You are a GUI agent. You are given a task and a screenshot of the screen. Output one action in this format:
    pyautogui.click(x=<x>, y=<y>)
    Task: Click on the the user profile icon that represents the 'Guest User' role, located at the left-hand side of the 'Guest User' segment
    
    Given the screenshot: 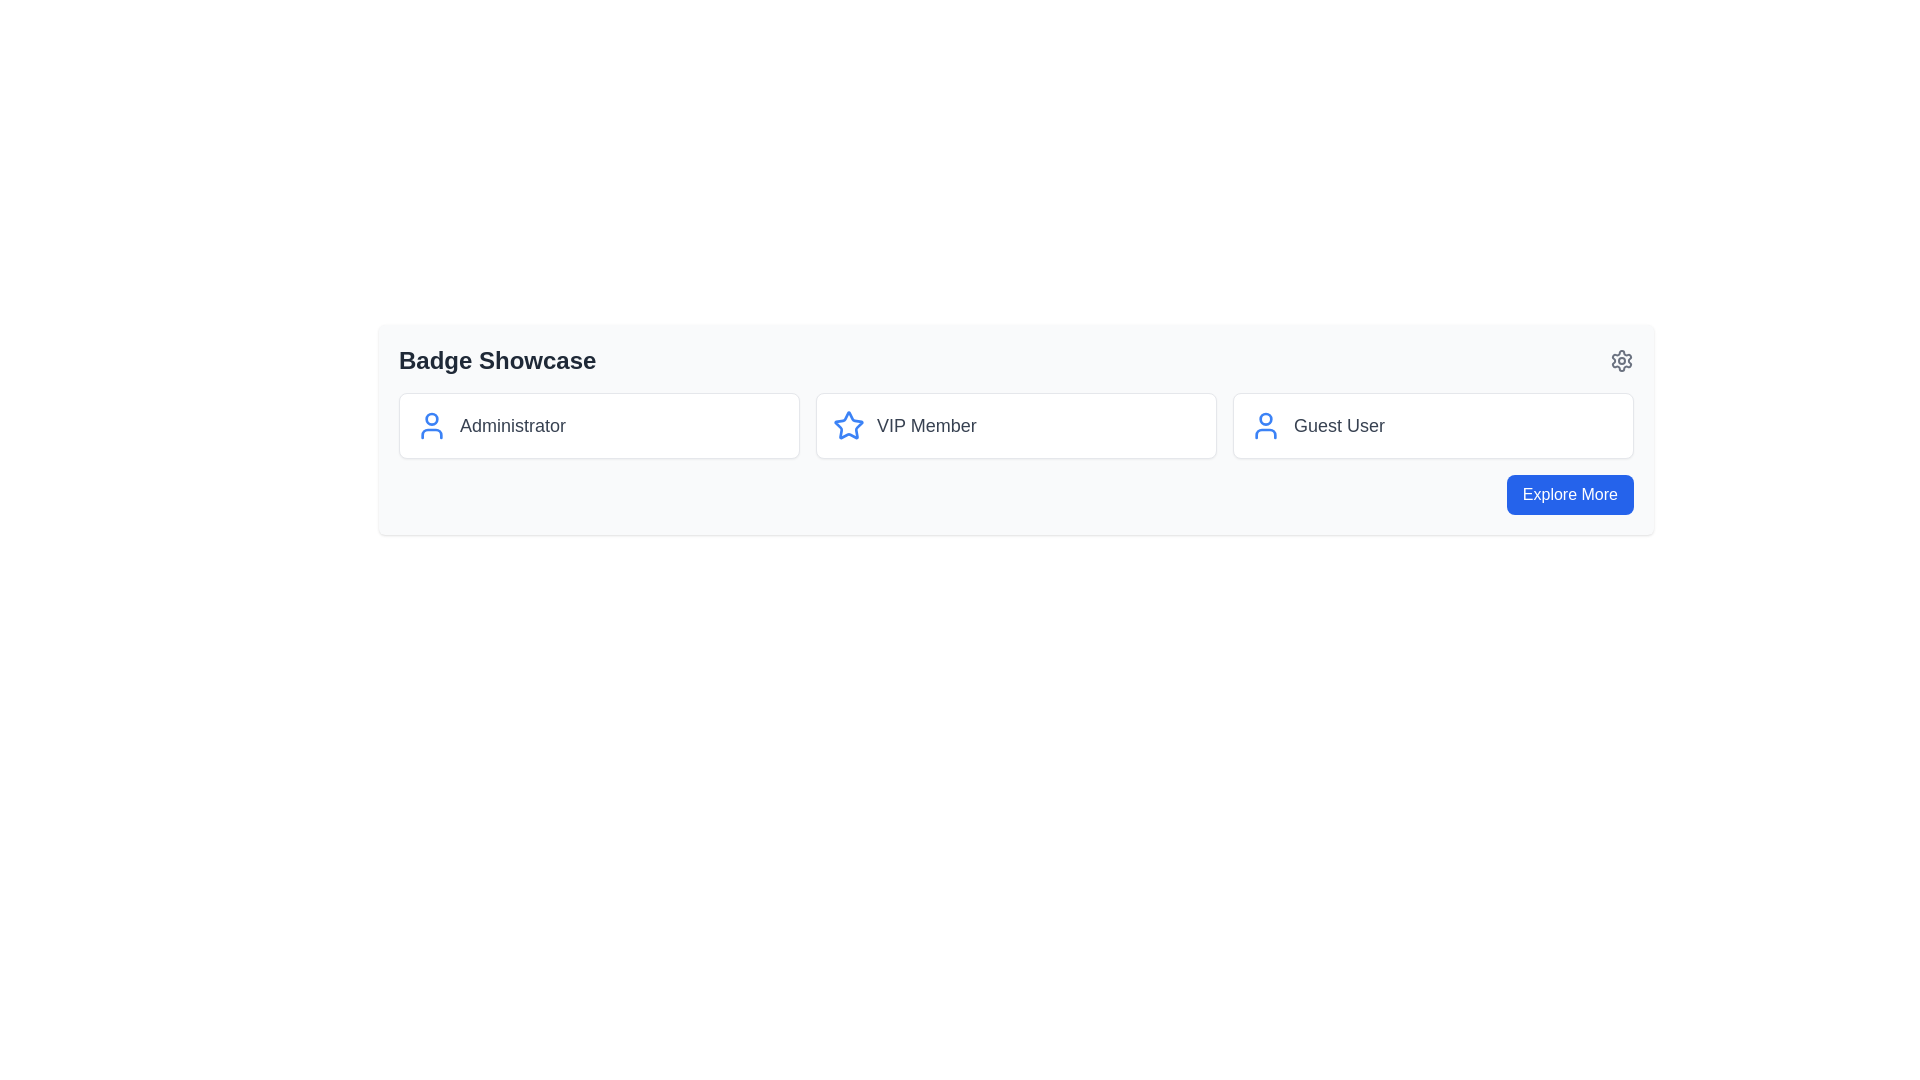 What is the action you would take?
    pyautogui.click(x=1265, y=424)
    